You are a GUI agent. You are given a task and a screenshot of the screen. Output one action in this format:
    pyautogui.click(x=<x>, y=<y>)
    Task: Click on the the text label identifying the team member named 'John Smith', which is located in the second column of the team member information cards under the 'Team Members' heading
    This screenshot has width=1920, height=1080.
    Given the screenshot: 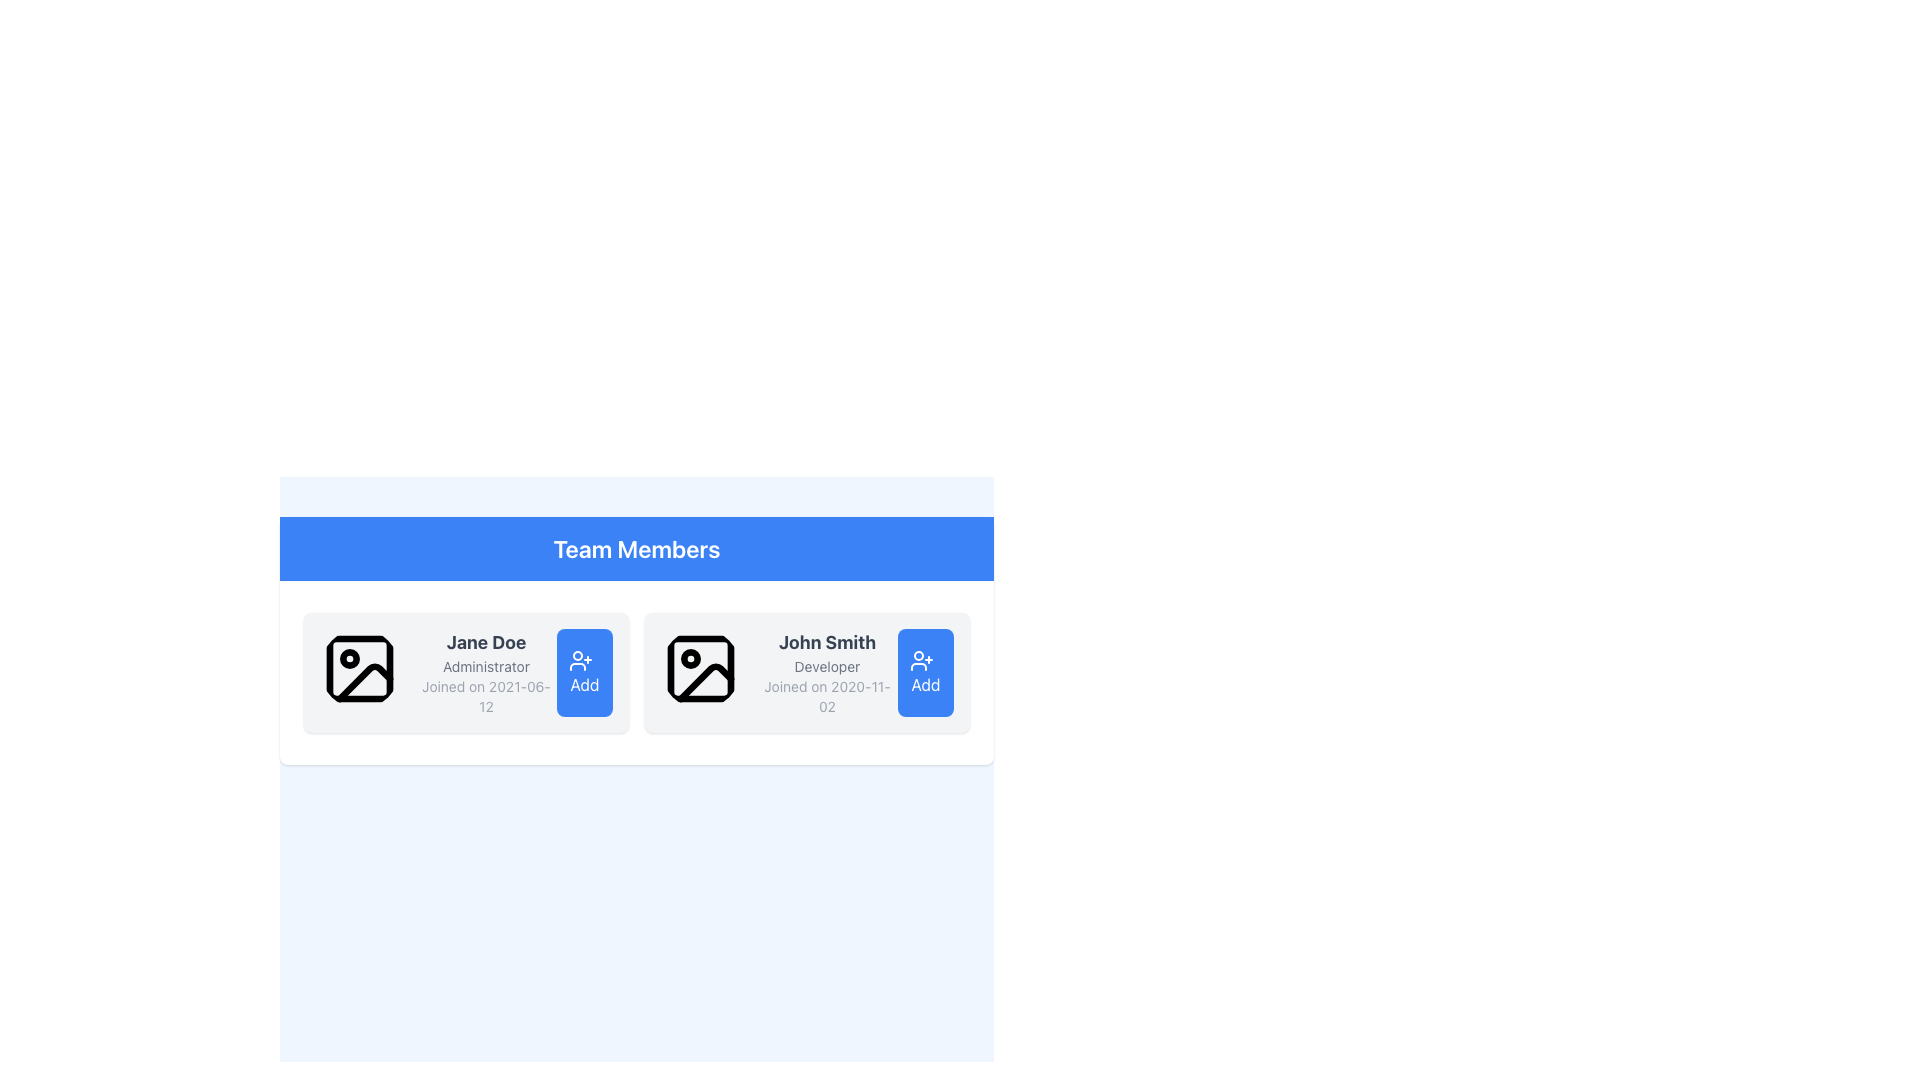 What is the action you would take?
    pyautogui.click(x=827, y=643)
    